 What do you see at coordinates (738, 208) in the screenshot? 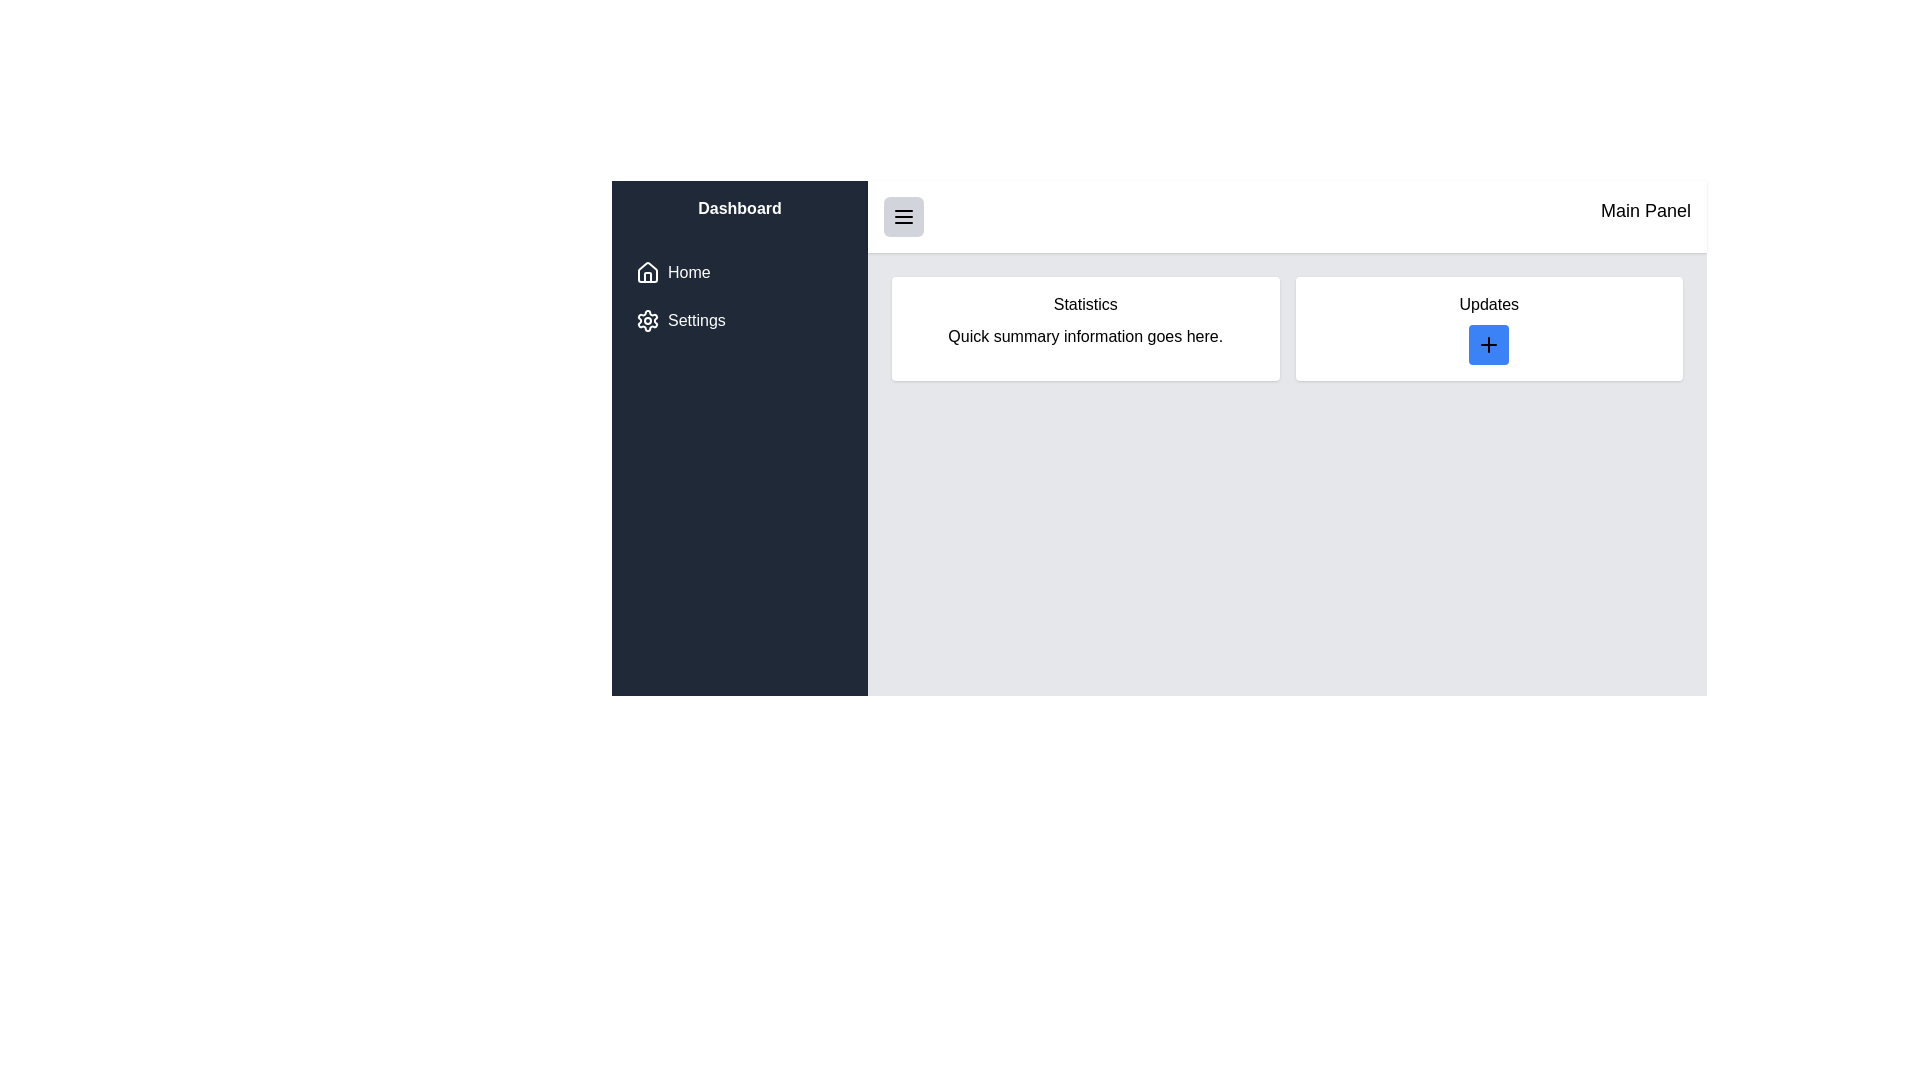
I see `the static label representing the title or heading of the sidebar, which is located at the top of the left-aligned vertical sidebar` at bounding box center [738, 208].